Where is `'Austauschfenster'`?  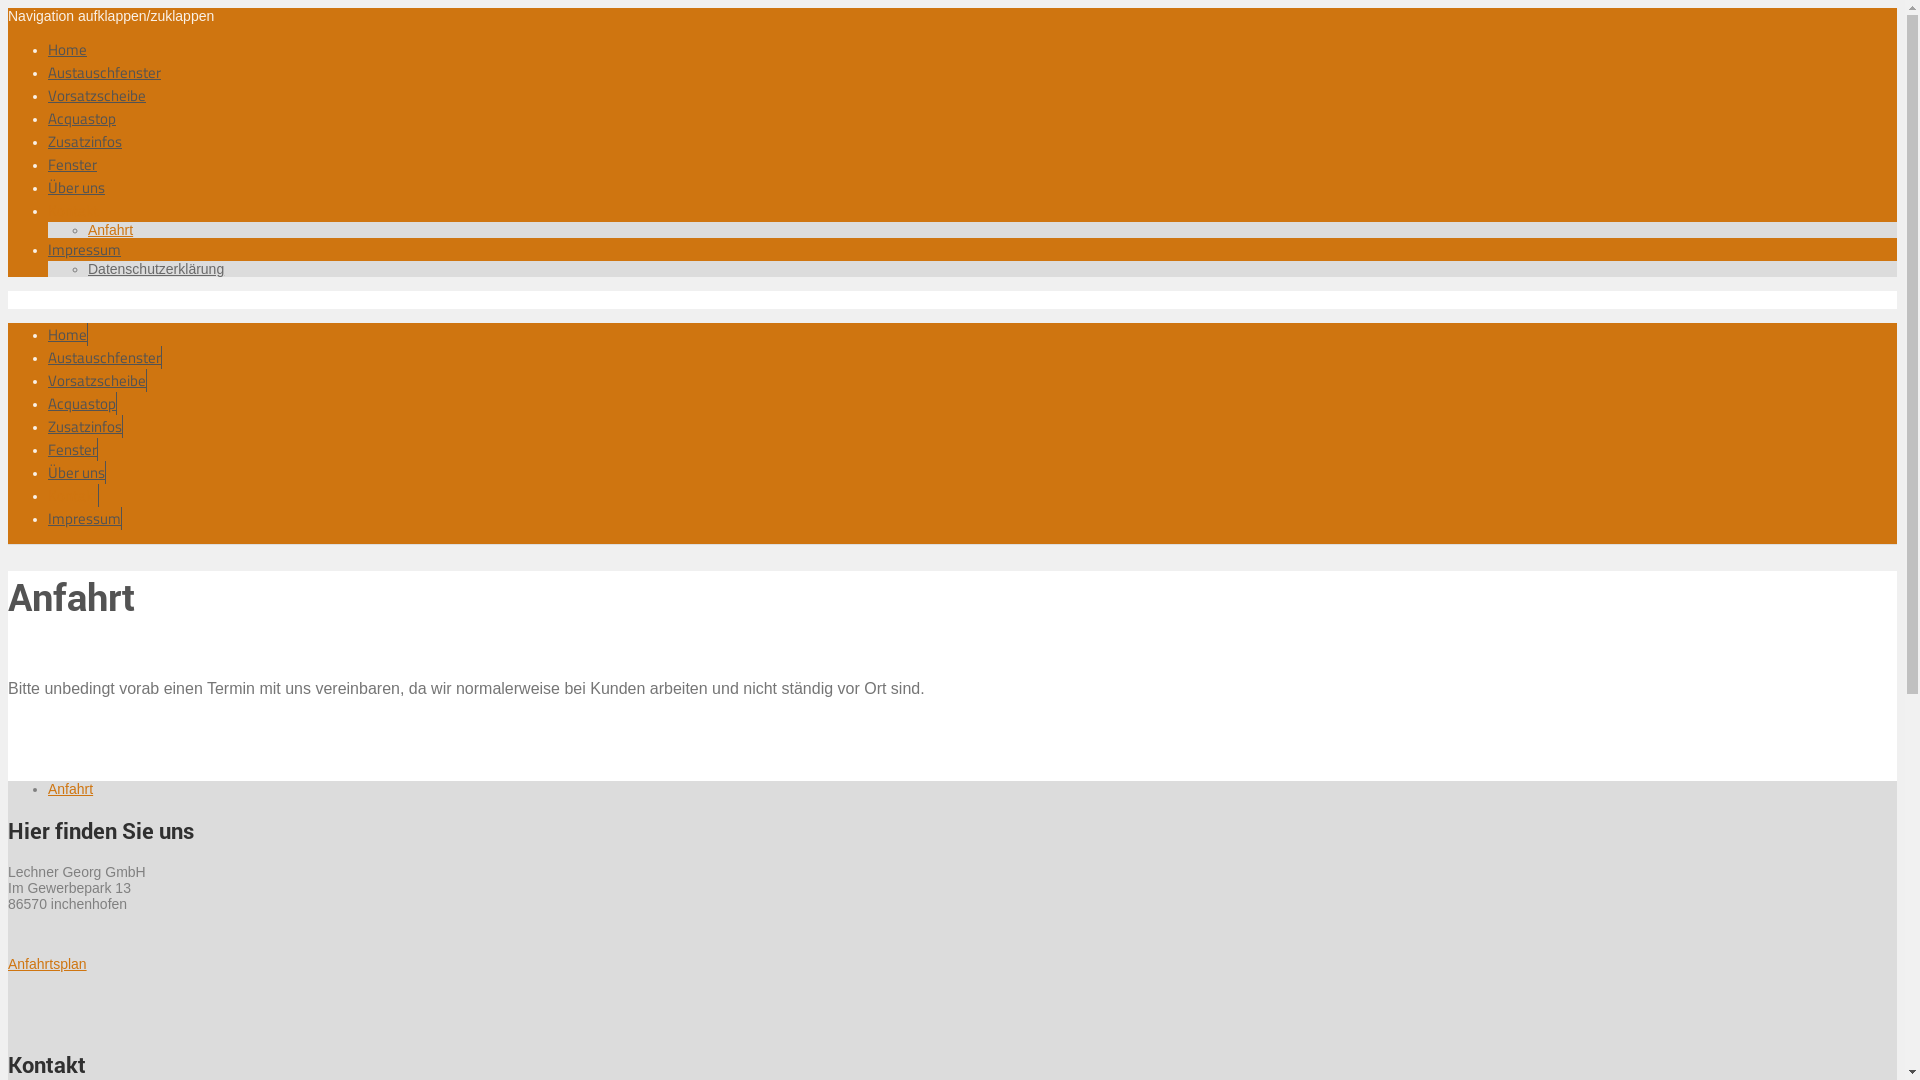 'Austauschfenster' is located at coordinates (48, 356).